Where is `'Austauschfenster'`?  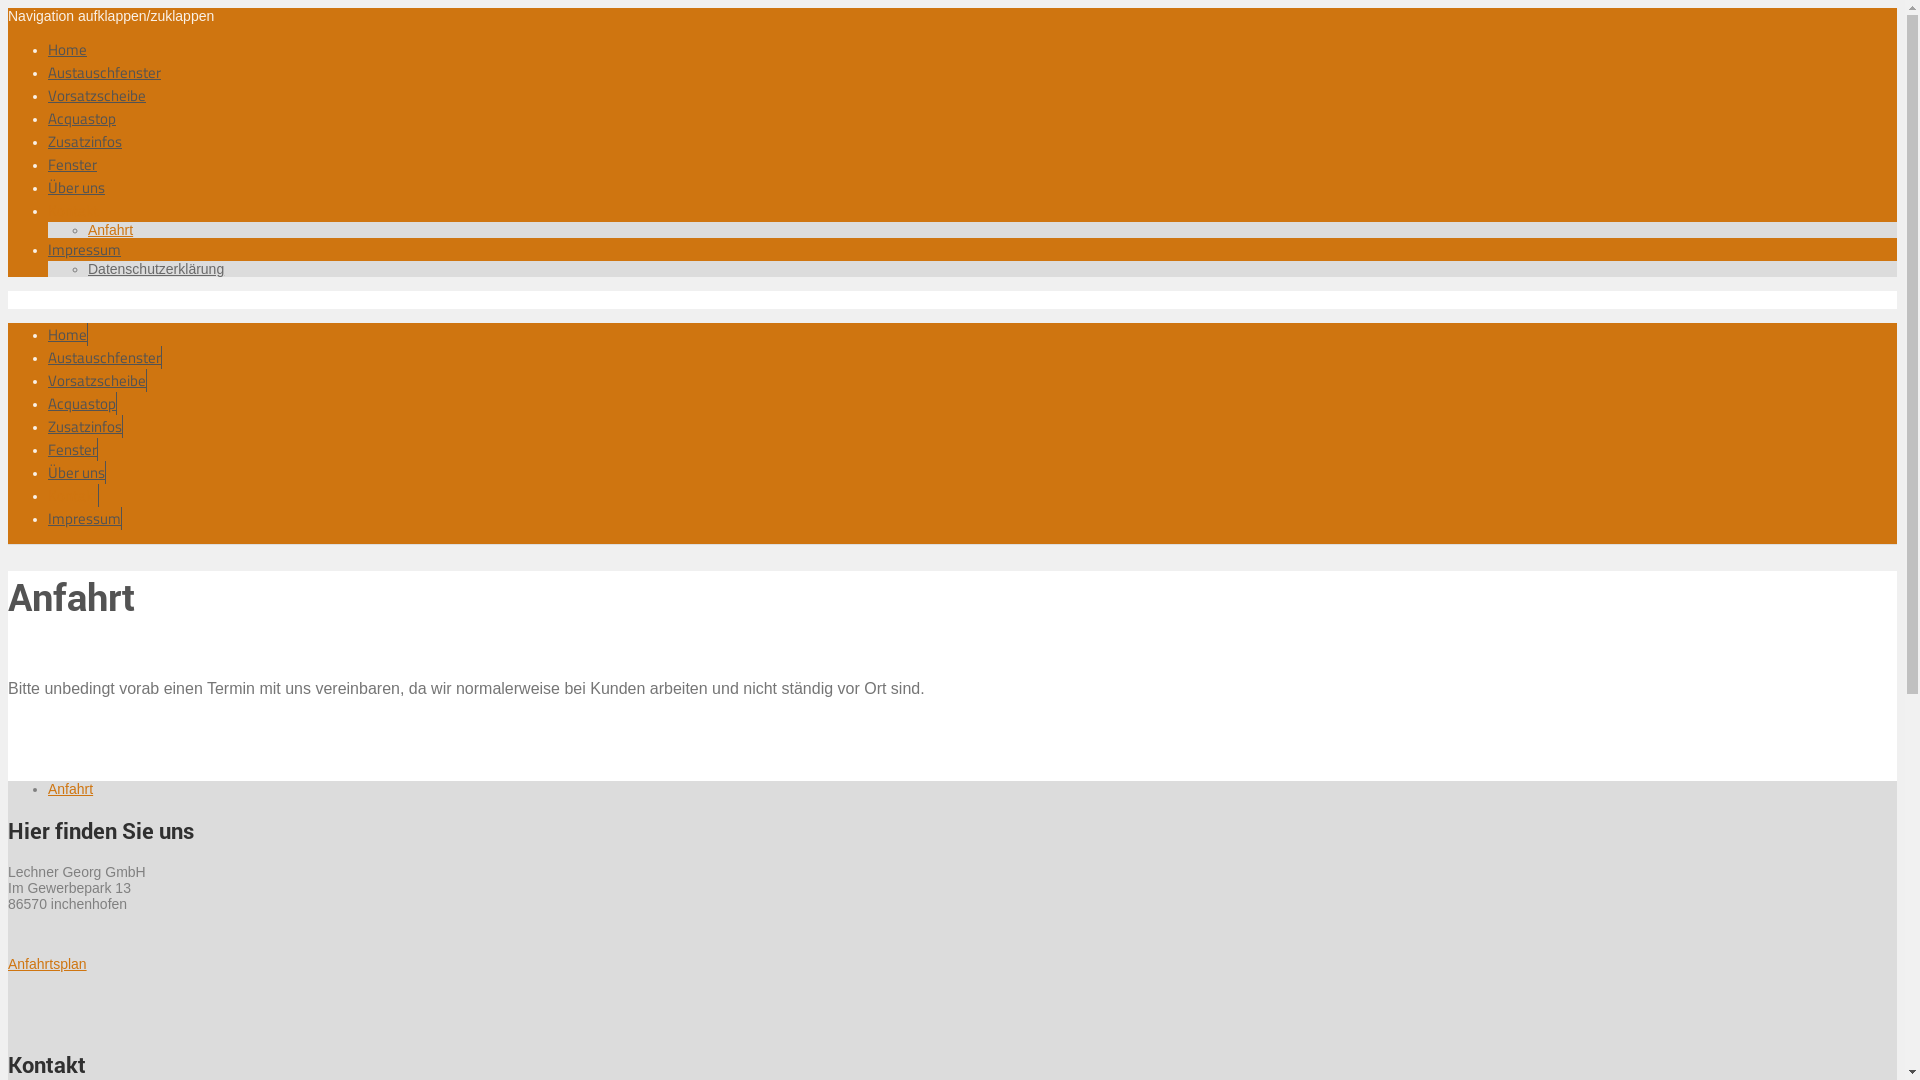 'Austauschfenster' is located at coordinates (48, 356).